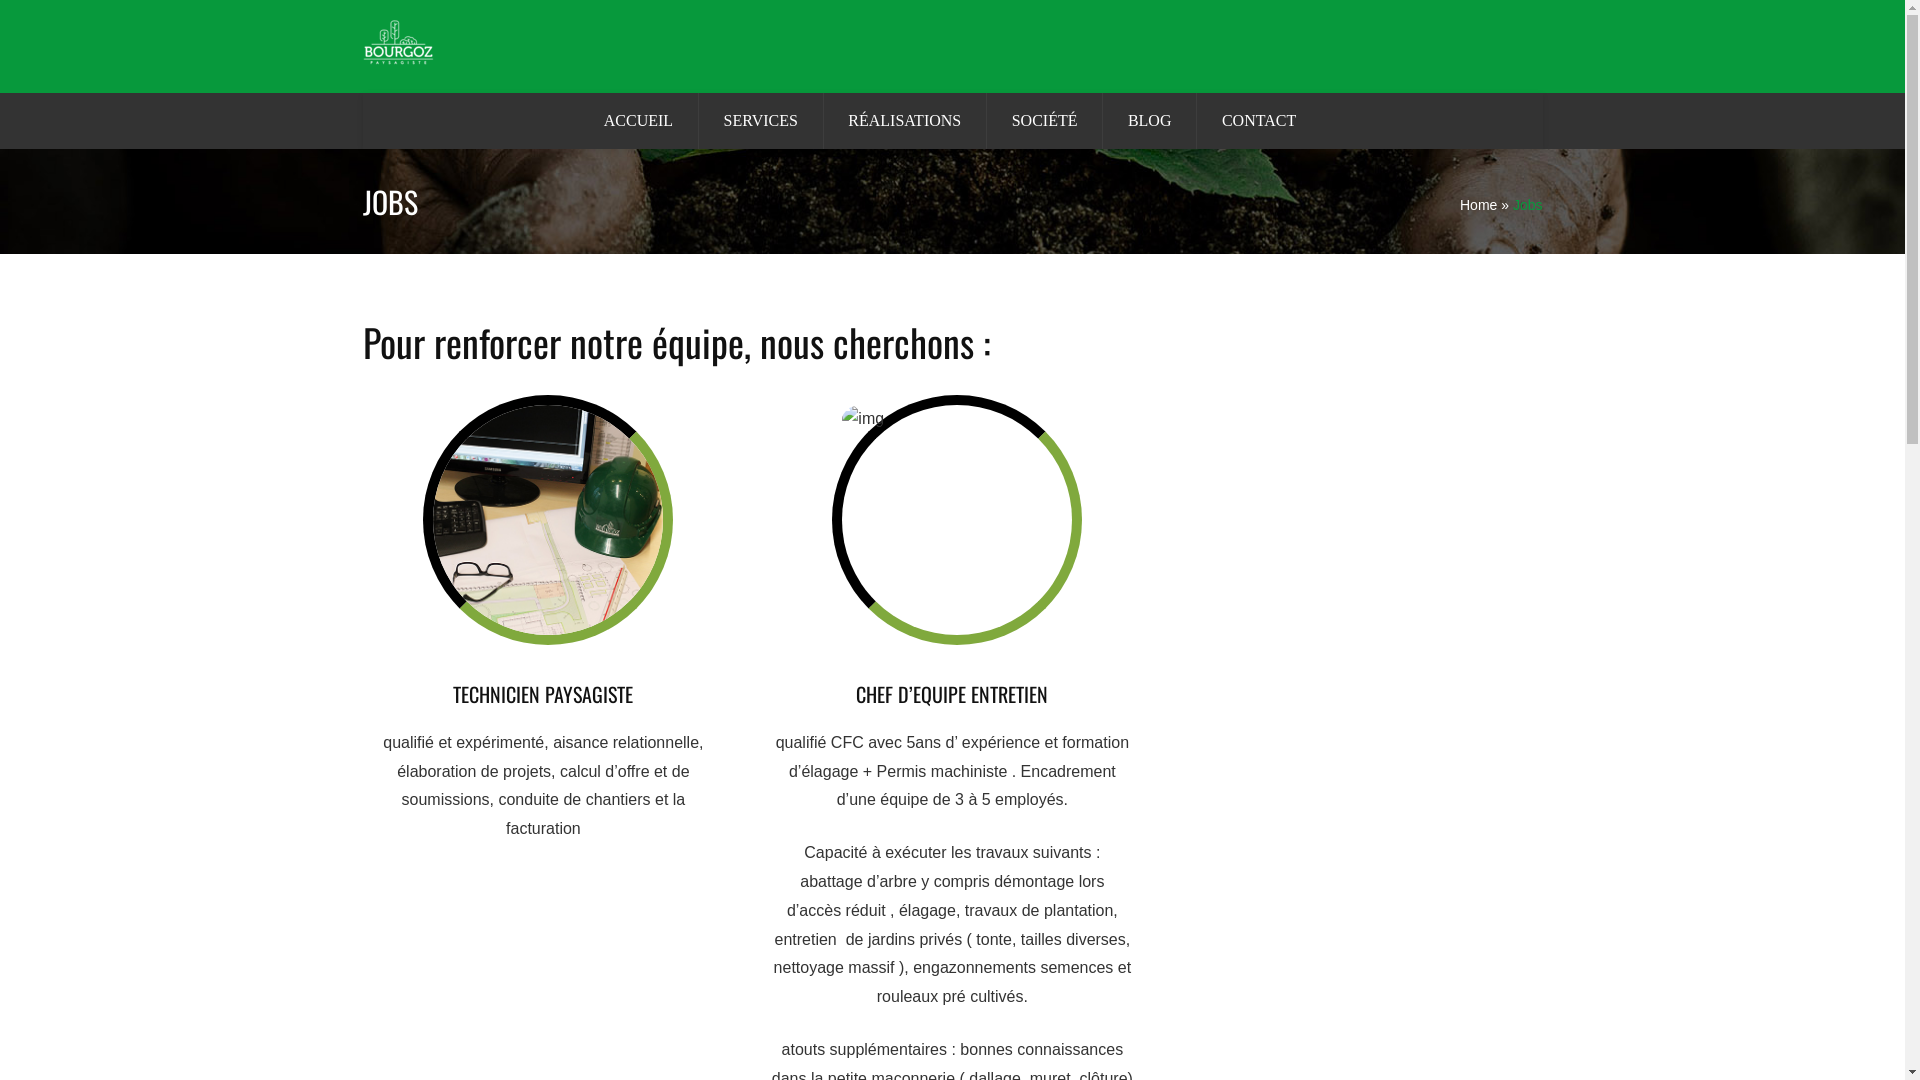 Image resolution: width=1920 pixels, height=1080 pixels. I want to click on 'SERVICES', so click(760, 114).